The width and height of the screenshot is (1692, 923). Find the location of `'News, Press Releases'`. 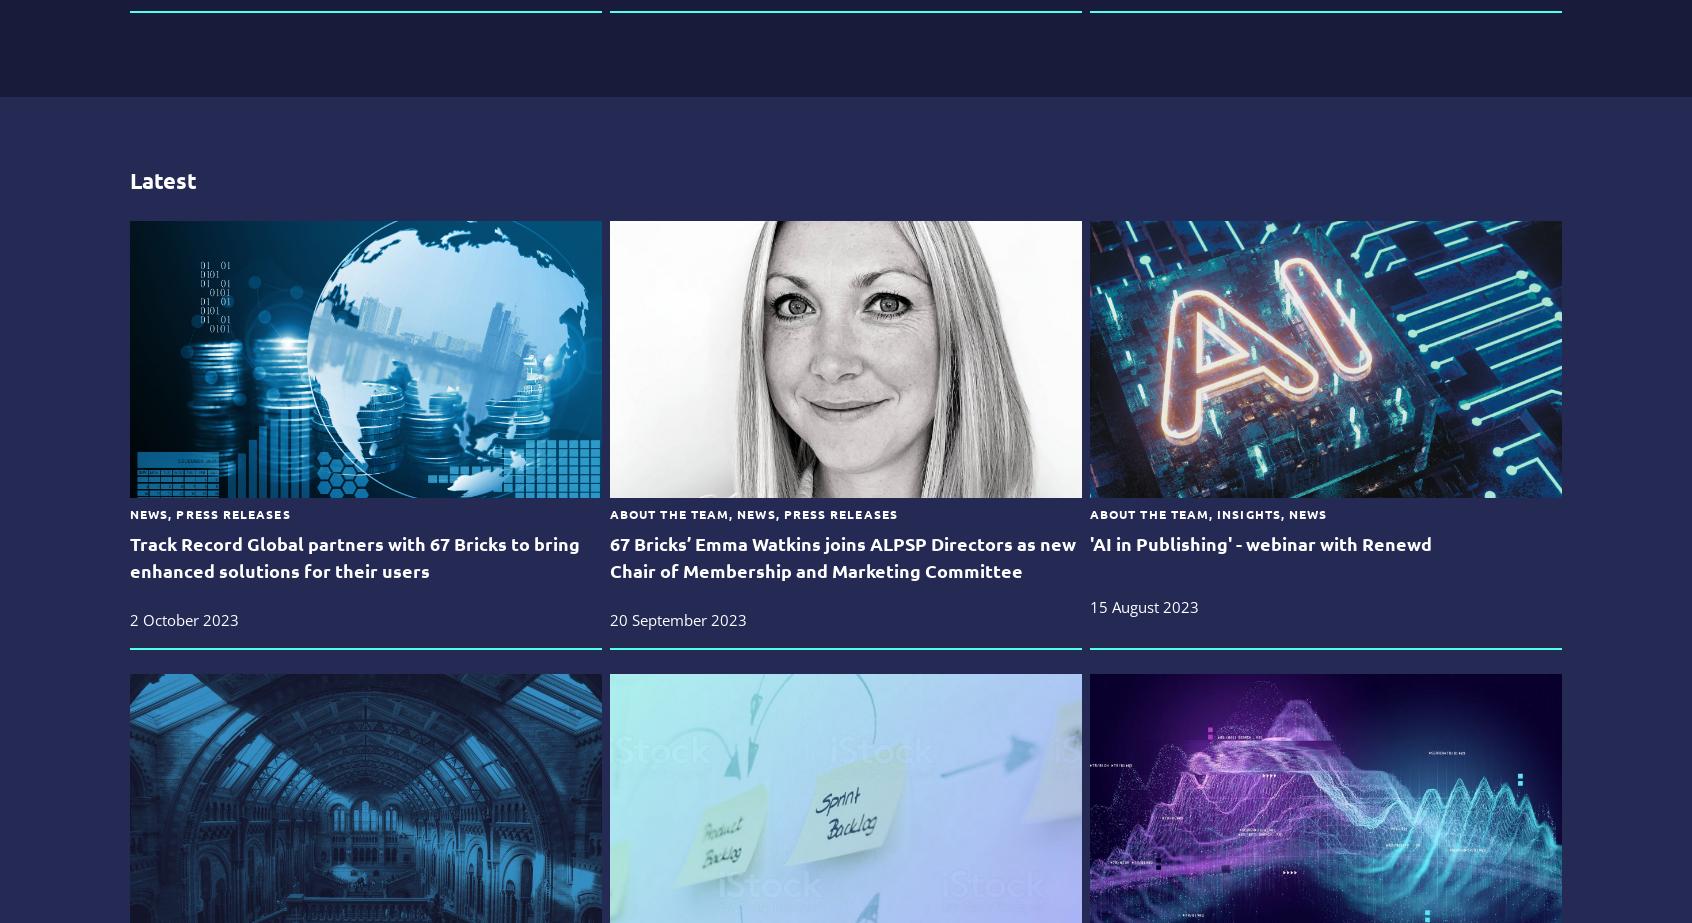

'News, Press Releases' is located at coordinates (208, 513).